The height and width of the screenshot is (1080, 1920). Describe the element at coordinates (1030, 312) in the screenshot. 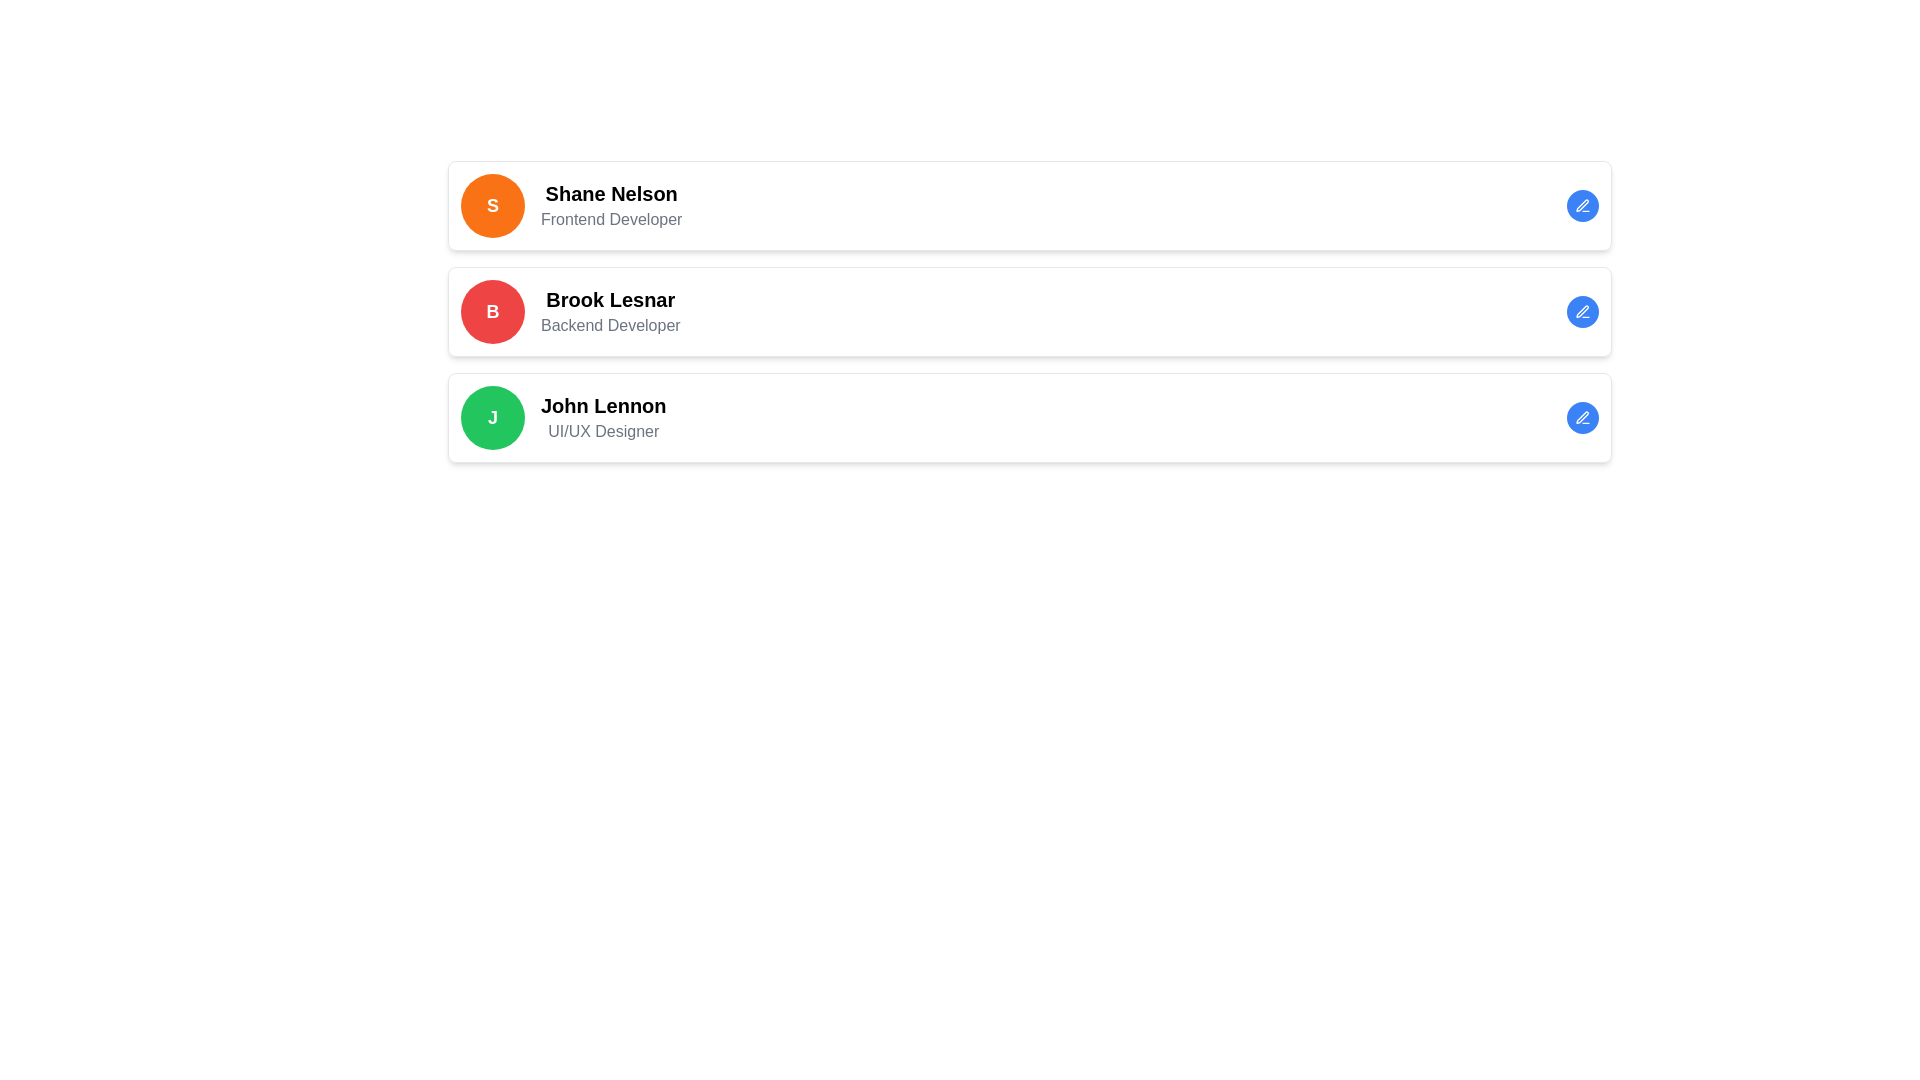

I see `profile information from the Profile card for 'Brook Lesnar', which includes the name in bold and the title 'Backend Developer' below it` at that location.